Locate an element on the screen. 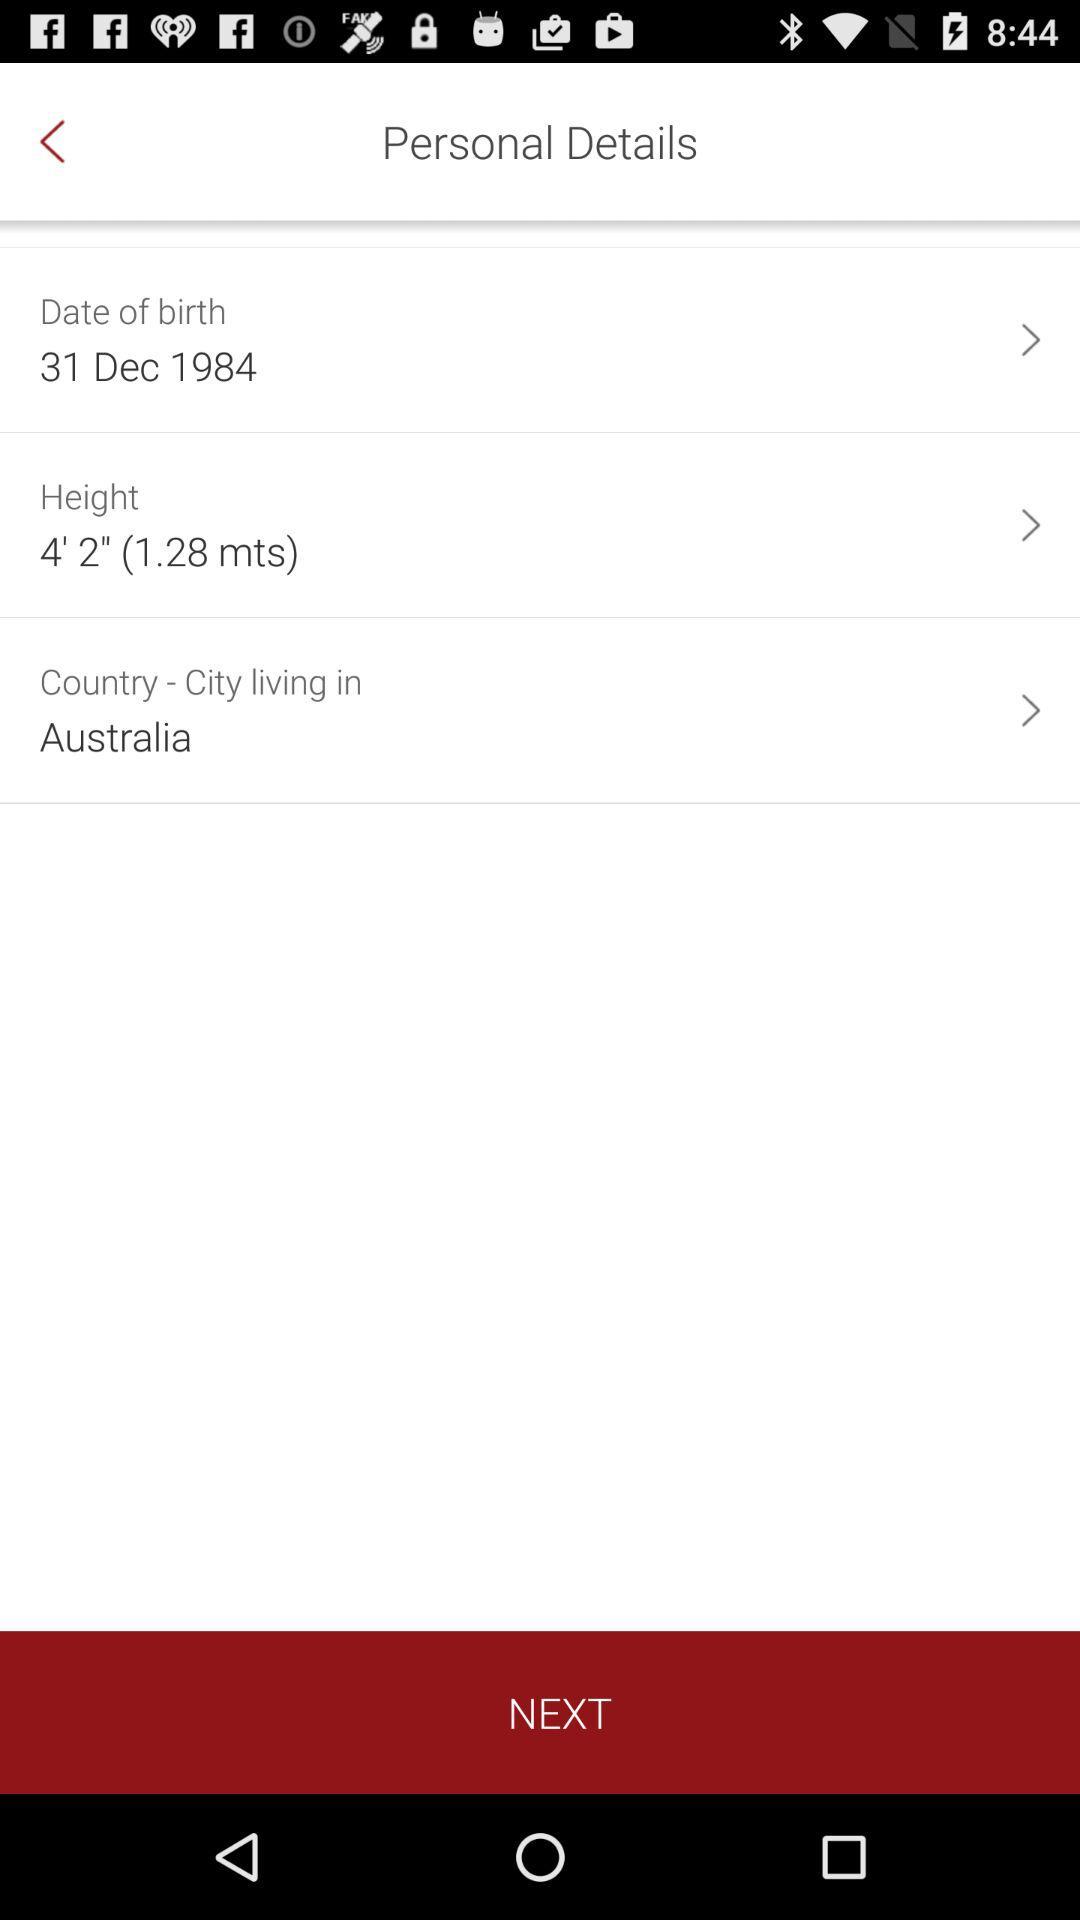 This screenshot has height=1920, width=1080. the play icon is located at coordinates (1030, 363).